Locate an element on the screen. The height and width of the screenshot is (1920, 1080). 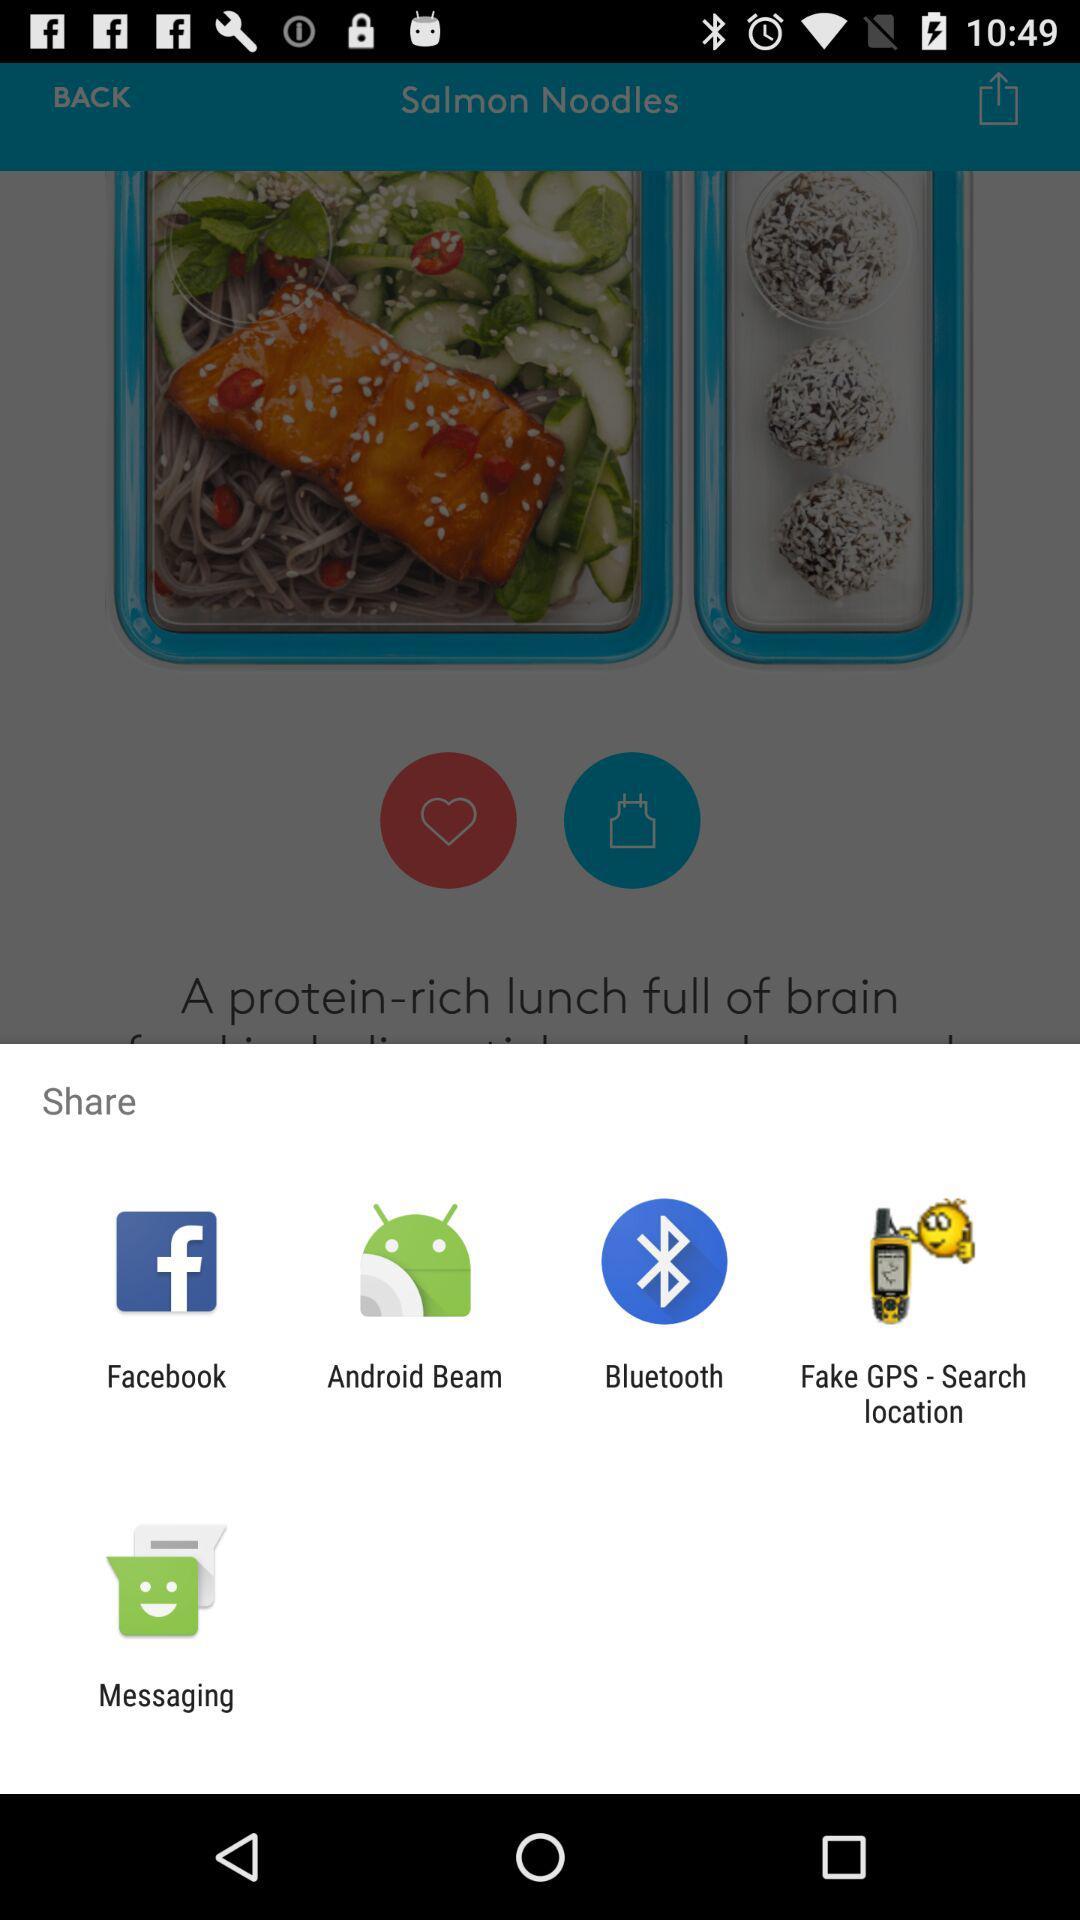
item next to bluetooth icon is located at coordinates (913, 1392).